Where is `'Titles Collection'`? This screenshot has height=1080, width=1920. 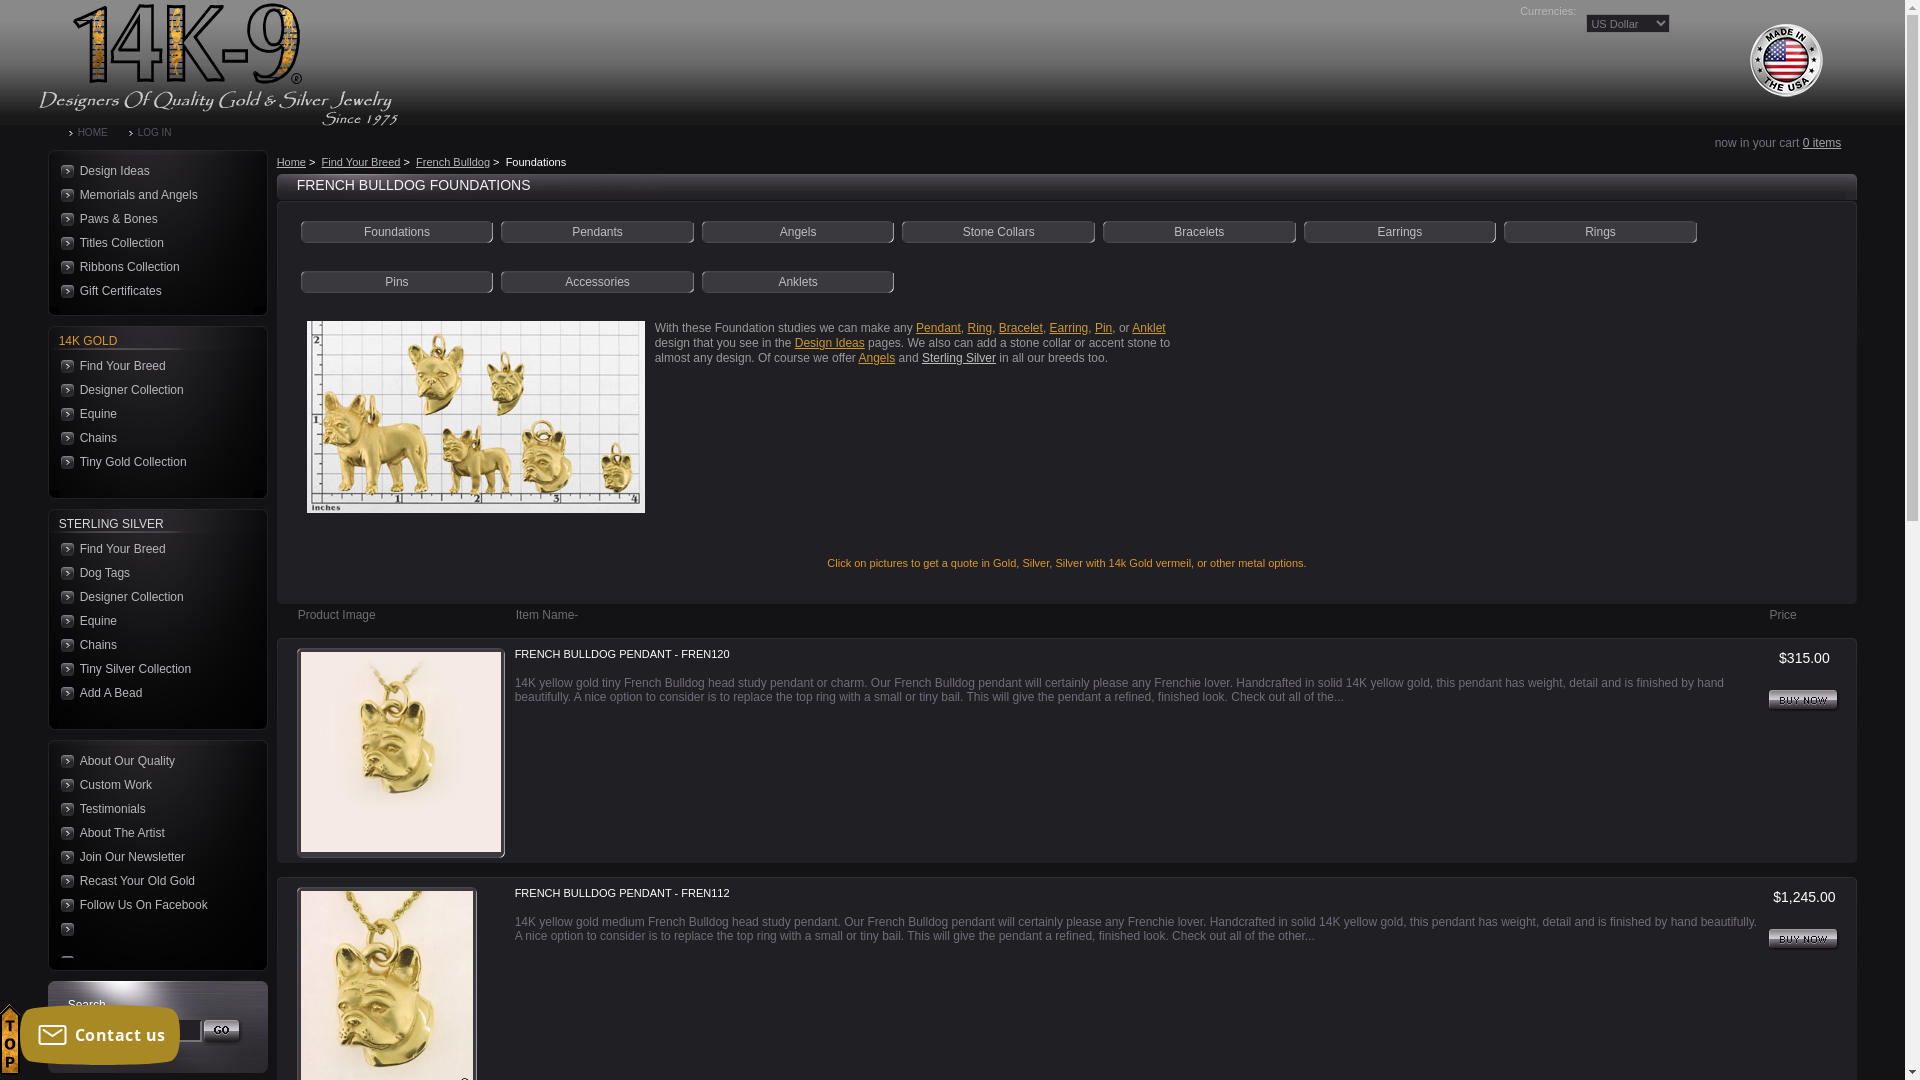 'Titles Collection' is located at coordinates (151, 242).